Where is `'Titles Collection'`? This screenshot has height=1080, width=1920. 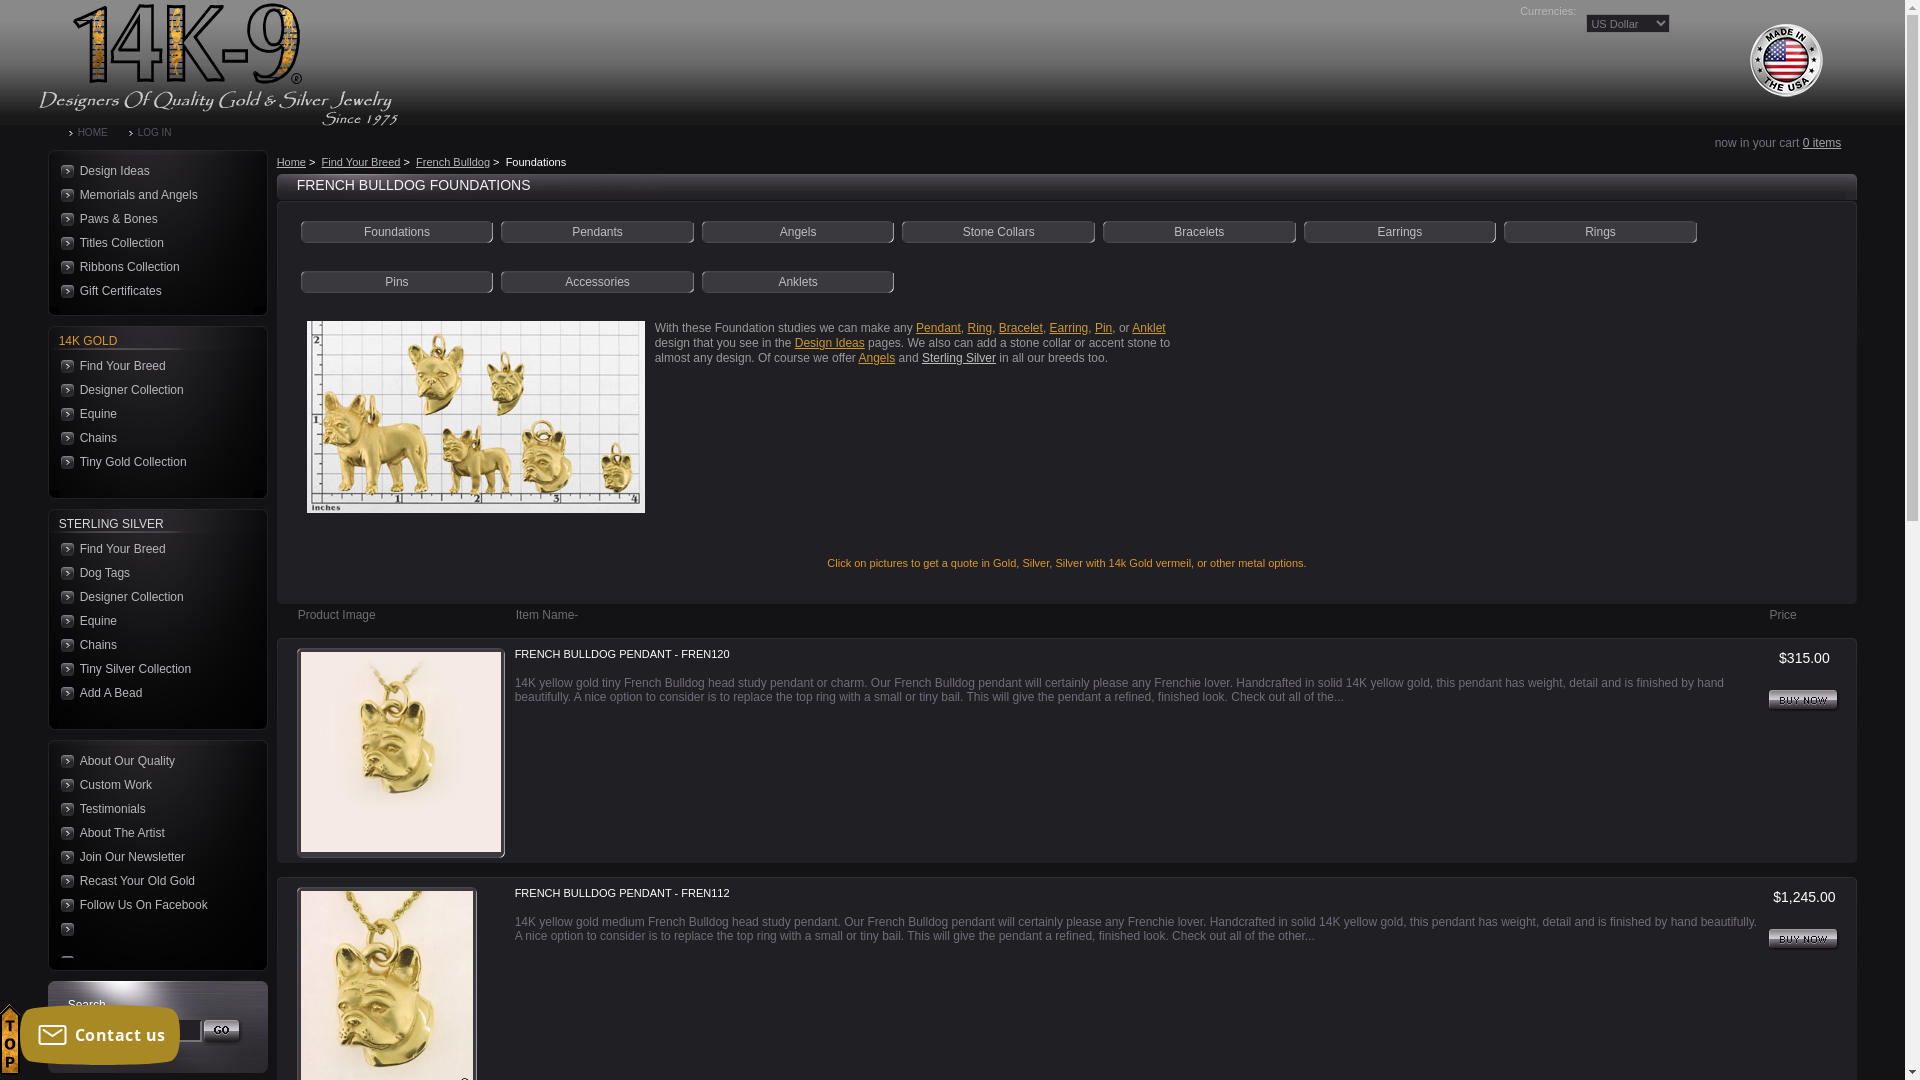 'Titles Collection' is located at coordinates (151, 242).